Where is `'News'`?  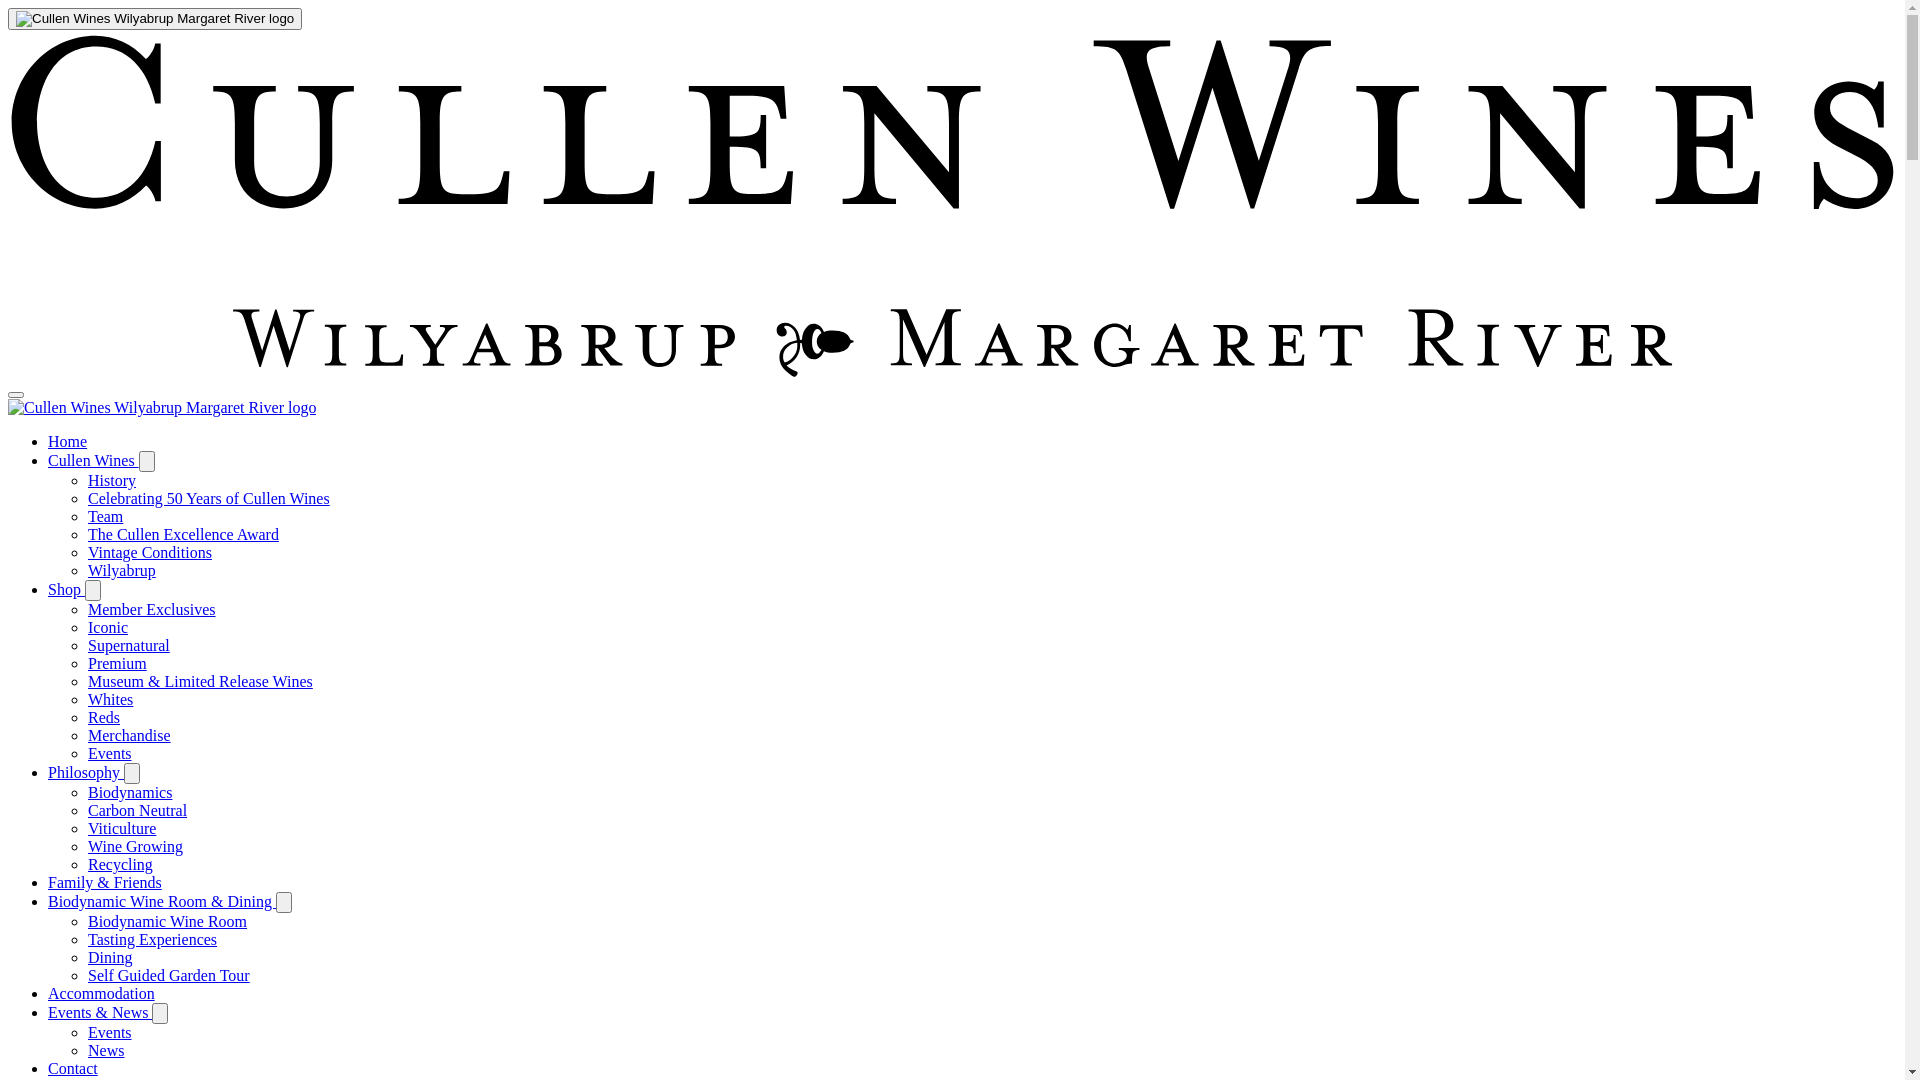 'News' is located at coordinates (104, 1049).